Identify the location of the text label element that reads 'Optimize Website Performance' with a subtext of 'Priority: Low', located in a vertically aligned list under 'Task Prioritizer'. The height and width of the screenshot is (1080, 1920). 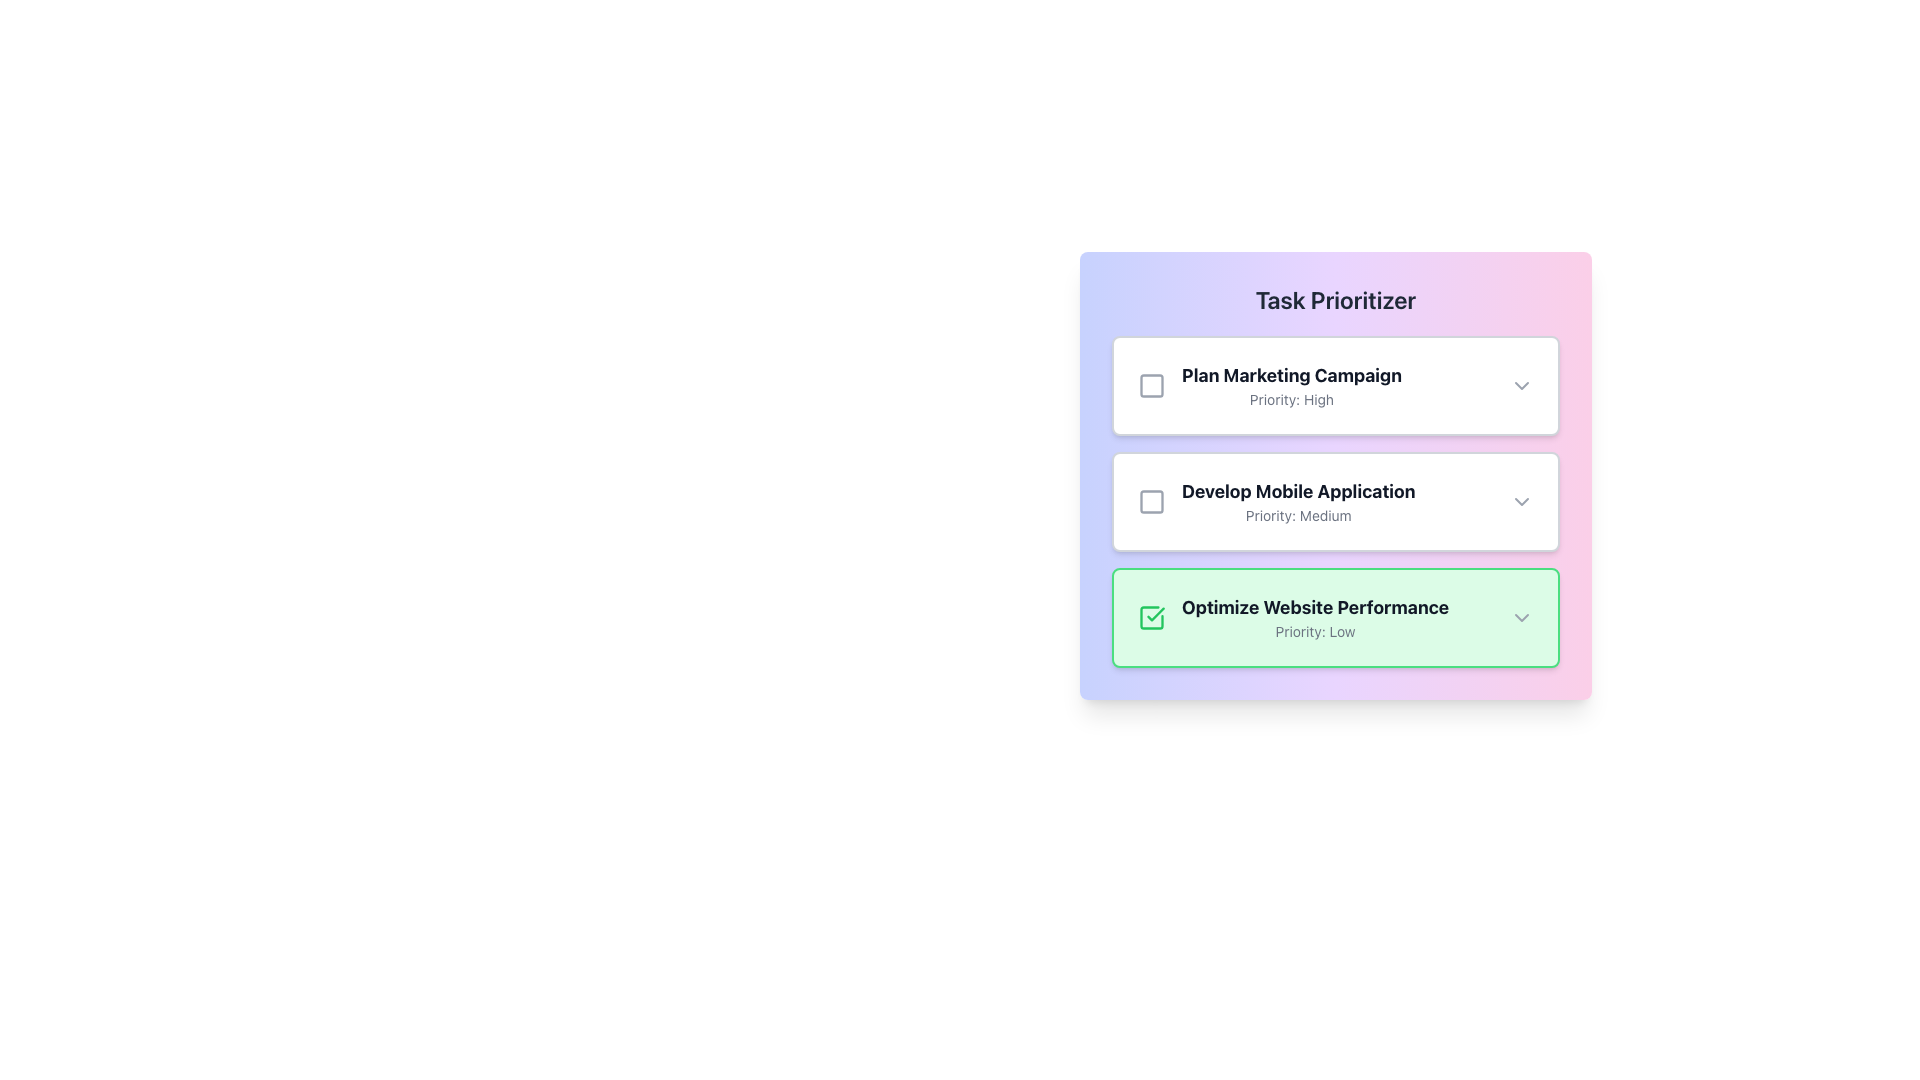
(1315, 616).